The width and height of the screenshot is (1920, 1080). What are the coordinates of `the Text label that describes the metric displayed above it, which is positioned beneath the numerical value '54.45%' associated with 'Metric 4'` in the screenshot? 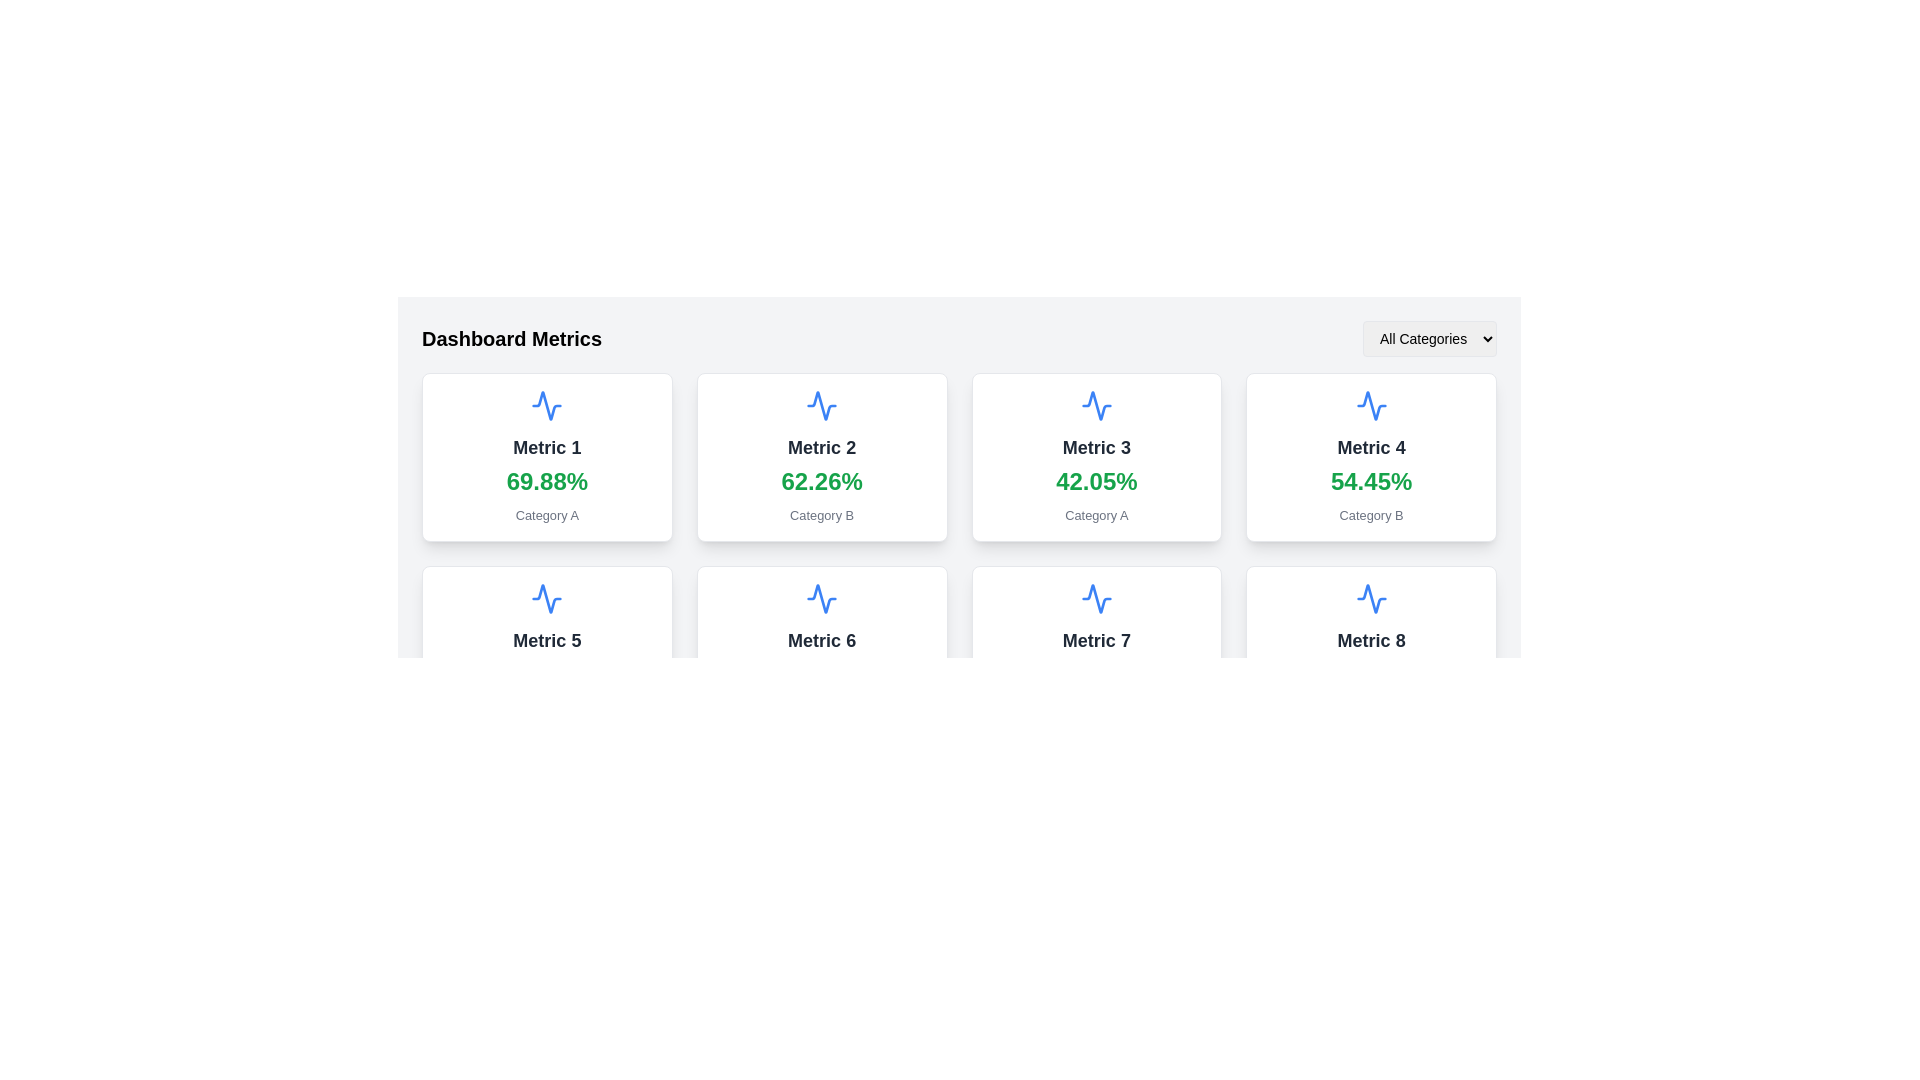 It's located at (1370, 514).